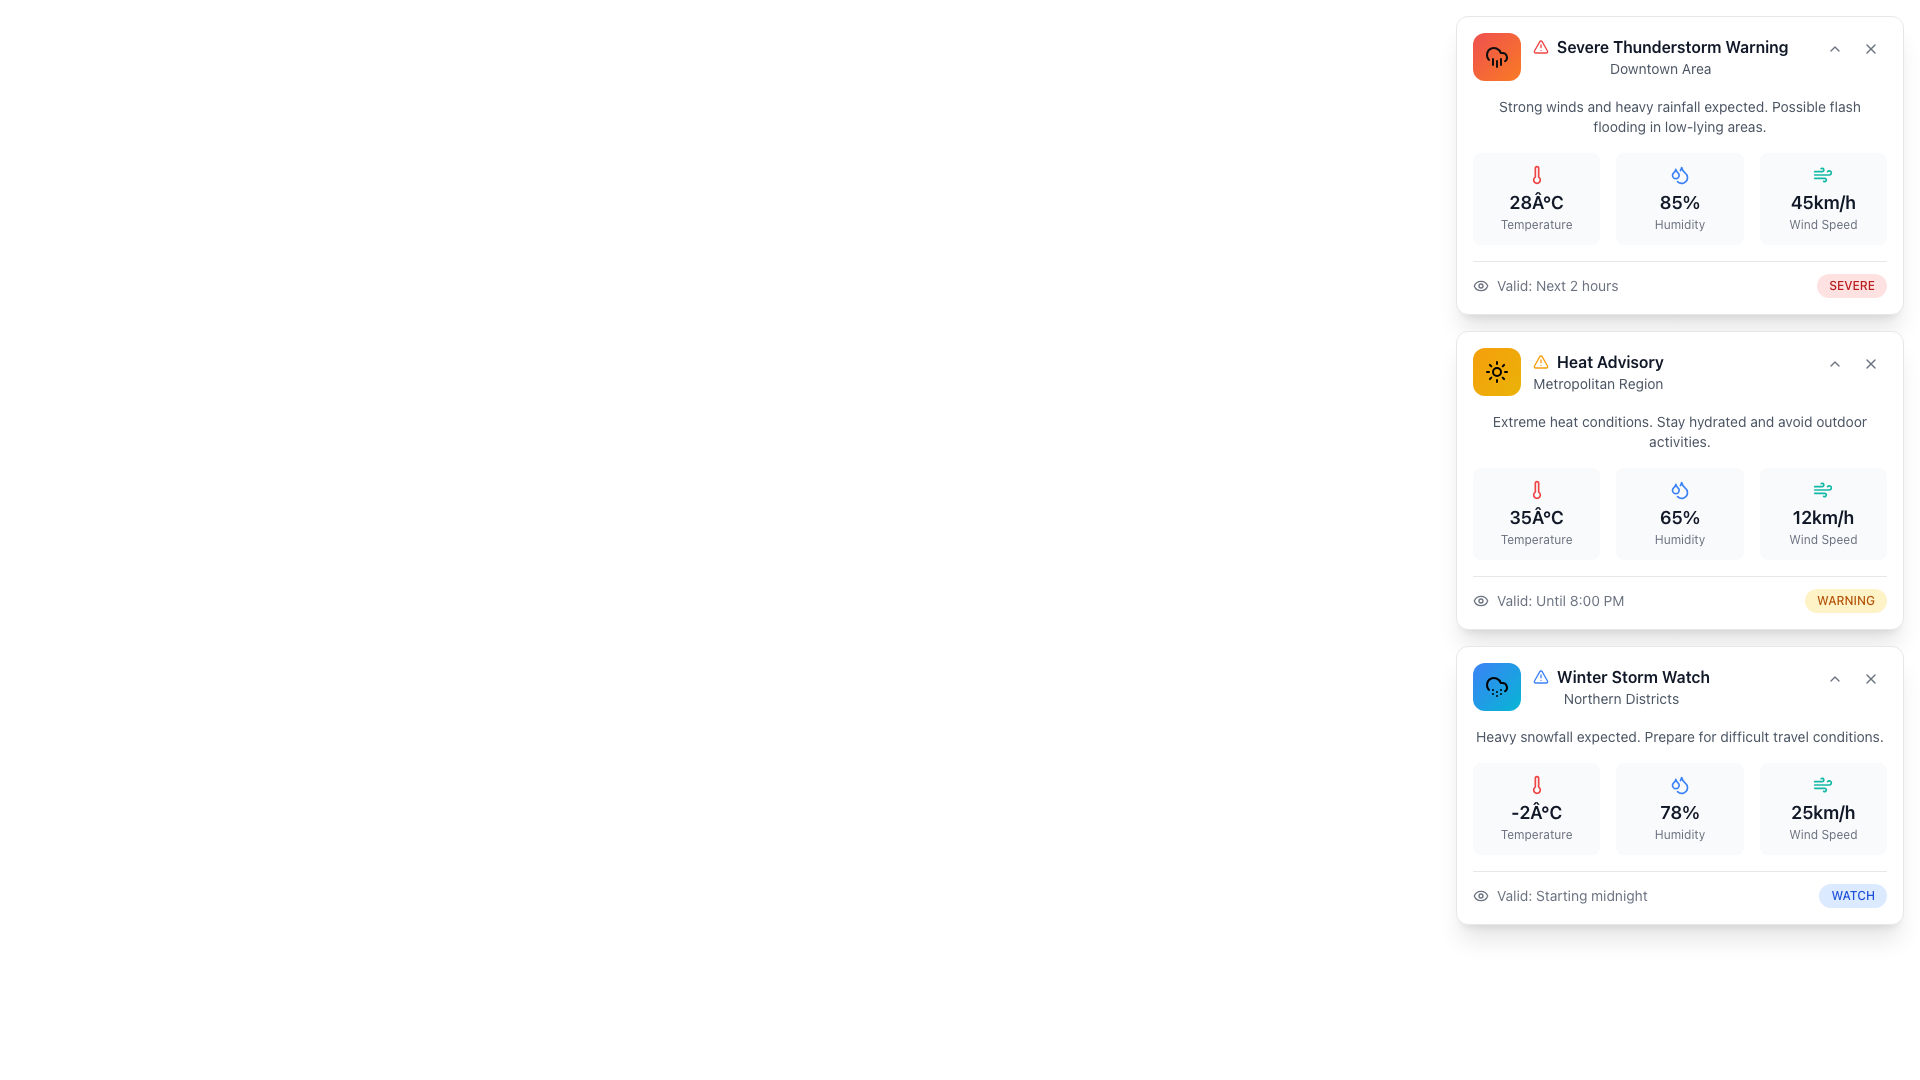 The width and height of the screenshot is (1920, 1080). What do you see at coordinates (1539, 676) in the screenshot?
I see `the alert icon located in the 'Winter Storm Watch' section, immediately to the left of the title text, to receive more detailed alert information` at bounding box center [1539, 676].